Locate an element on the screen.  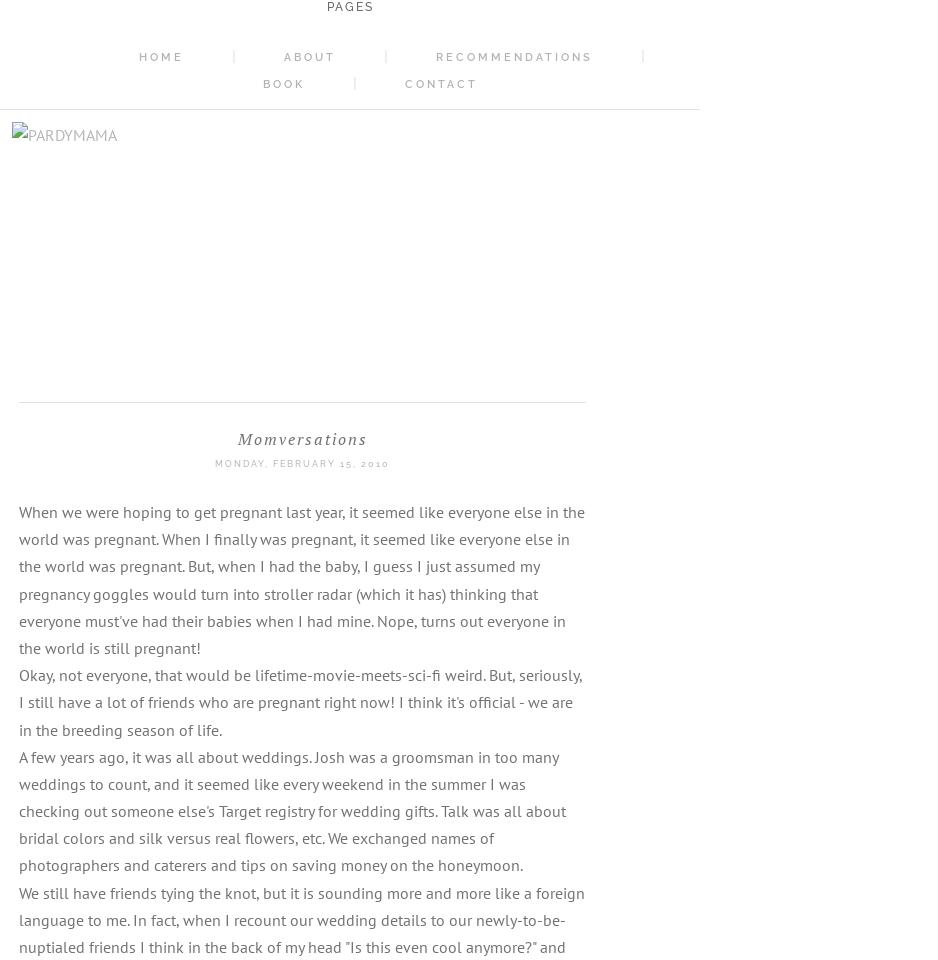
'When we were hoping to get pregnant last year, it seemed like everyone else in the world was pregnant.  When I finally was pregnant, it seemed like everyone else in the world was pregnant.  But, when I had the baby, I guess I just assumed my pregnancy goggles would turn into stroller radar (which it has) thinking that everyone must've had their babies when I had mine.  Nope, turns out everyone in the world is still pregnant!' is located at coordinates (302, 579).